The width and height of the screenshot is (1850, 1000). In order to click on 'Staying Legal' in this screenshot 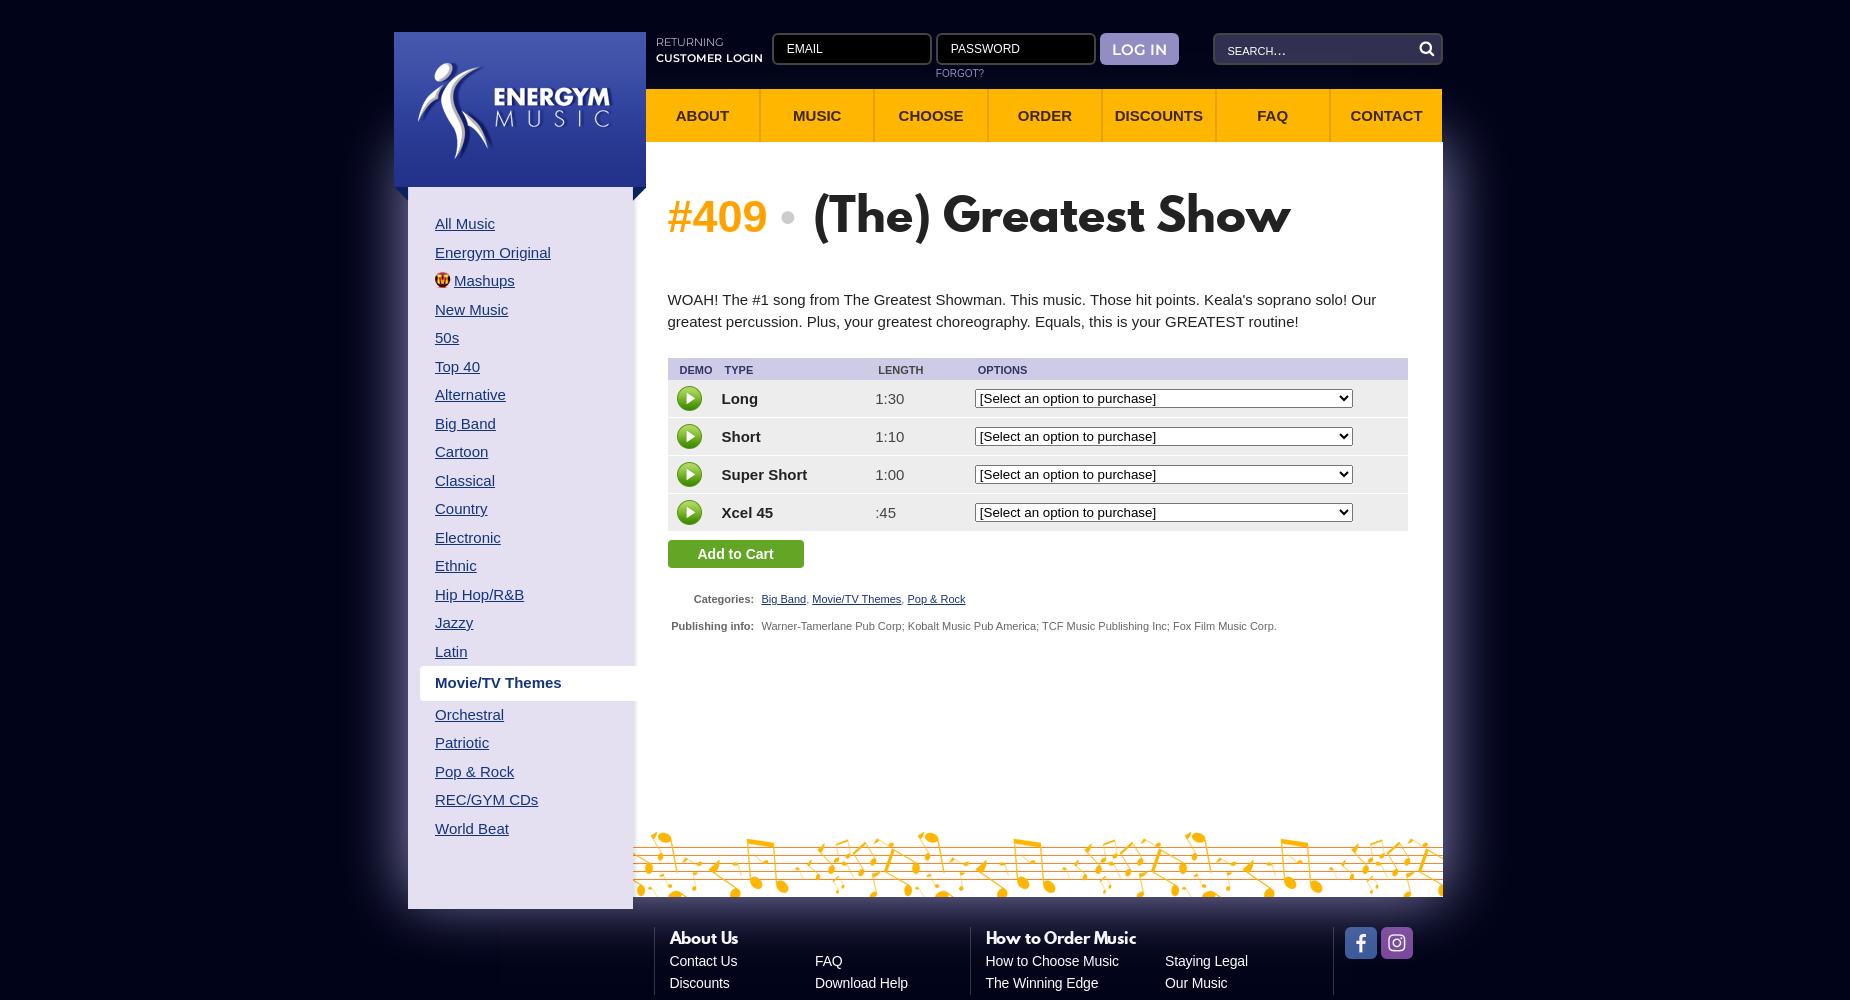, I will do `click(1205, 959)`.